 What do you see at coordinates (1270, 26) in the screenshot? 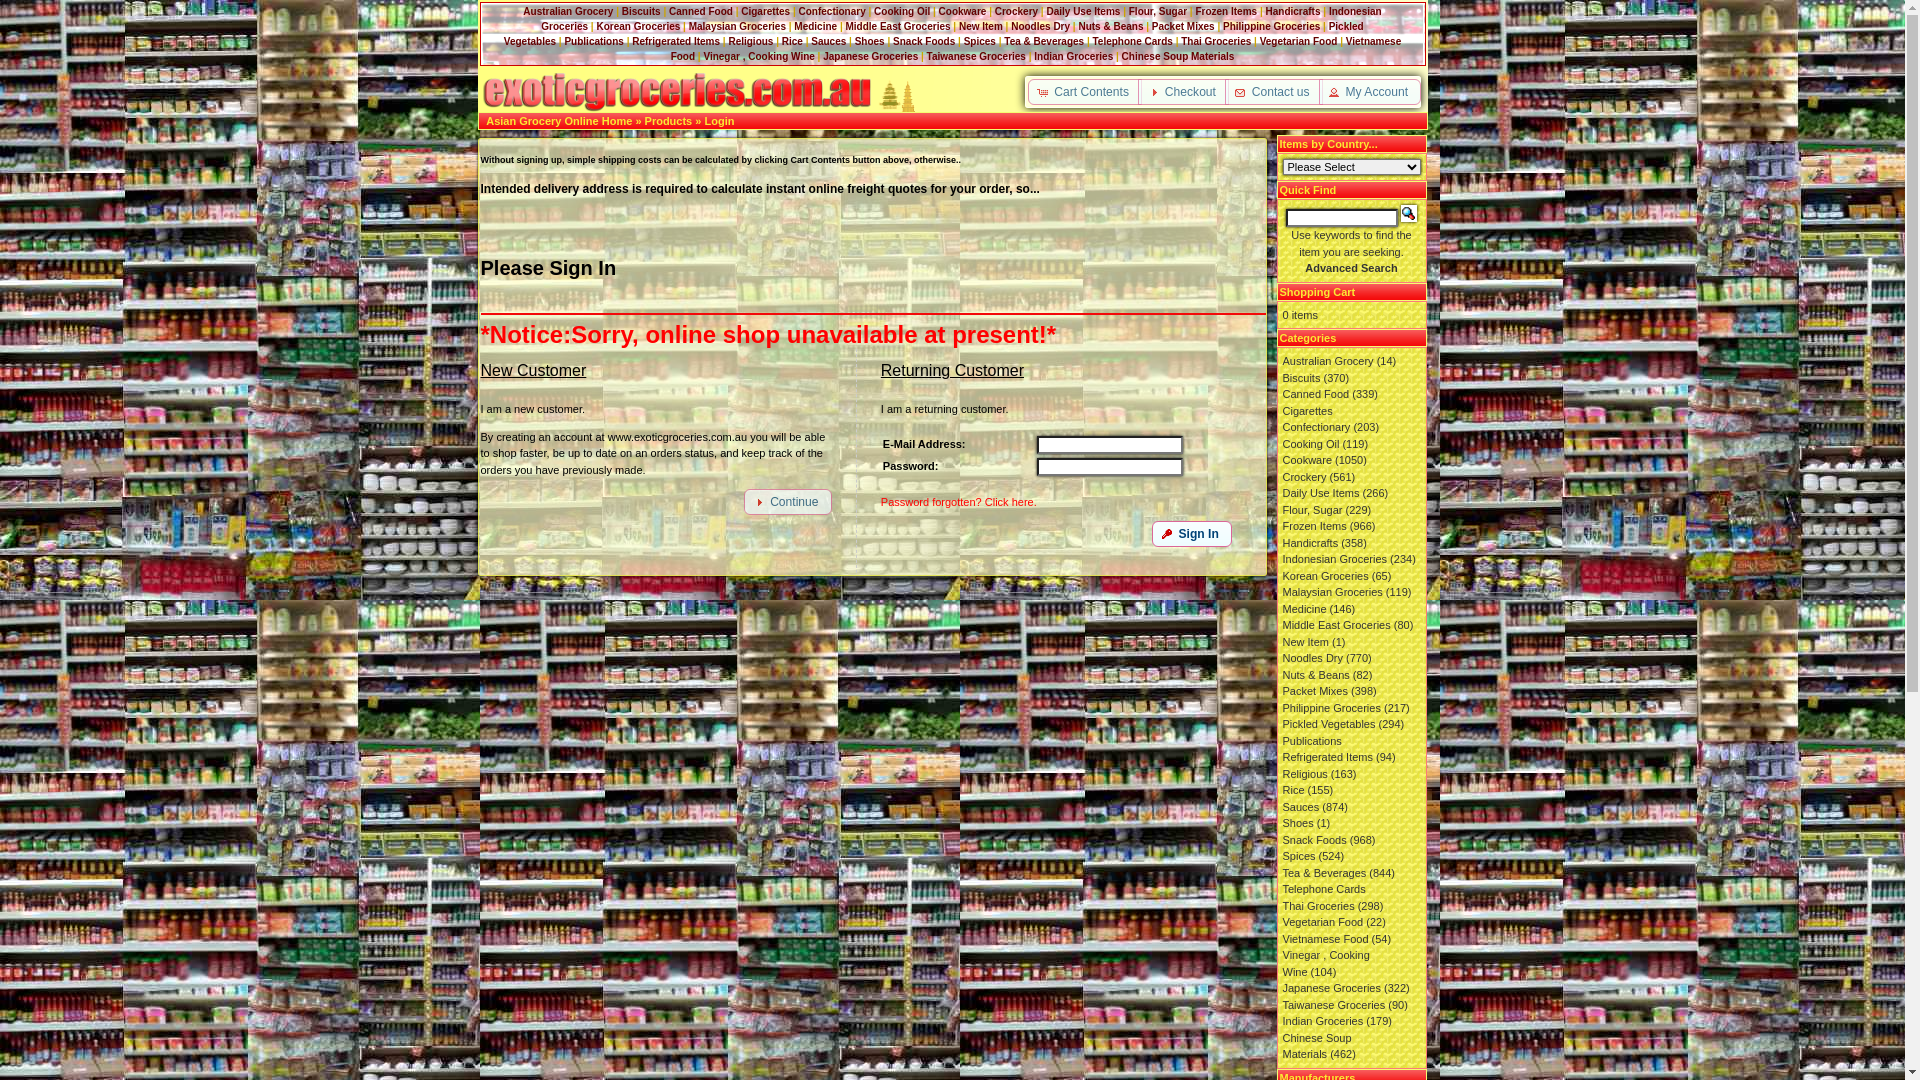
I see `'Philippine Groceries'` at bounding box center [1270, 26].